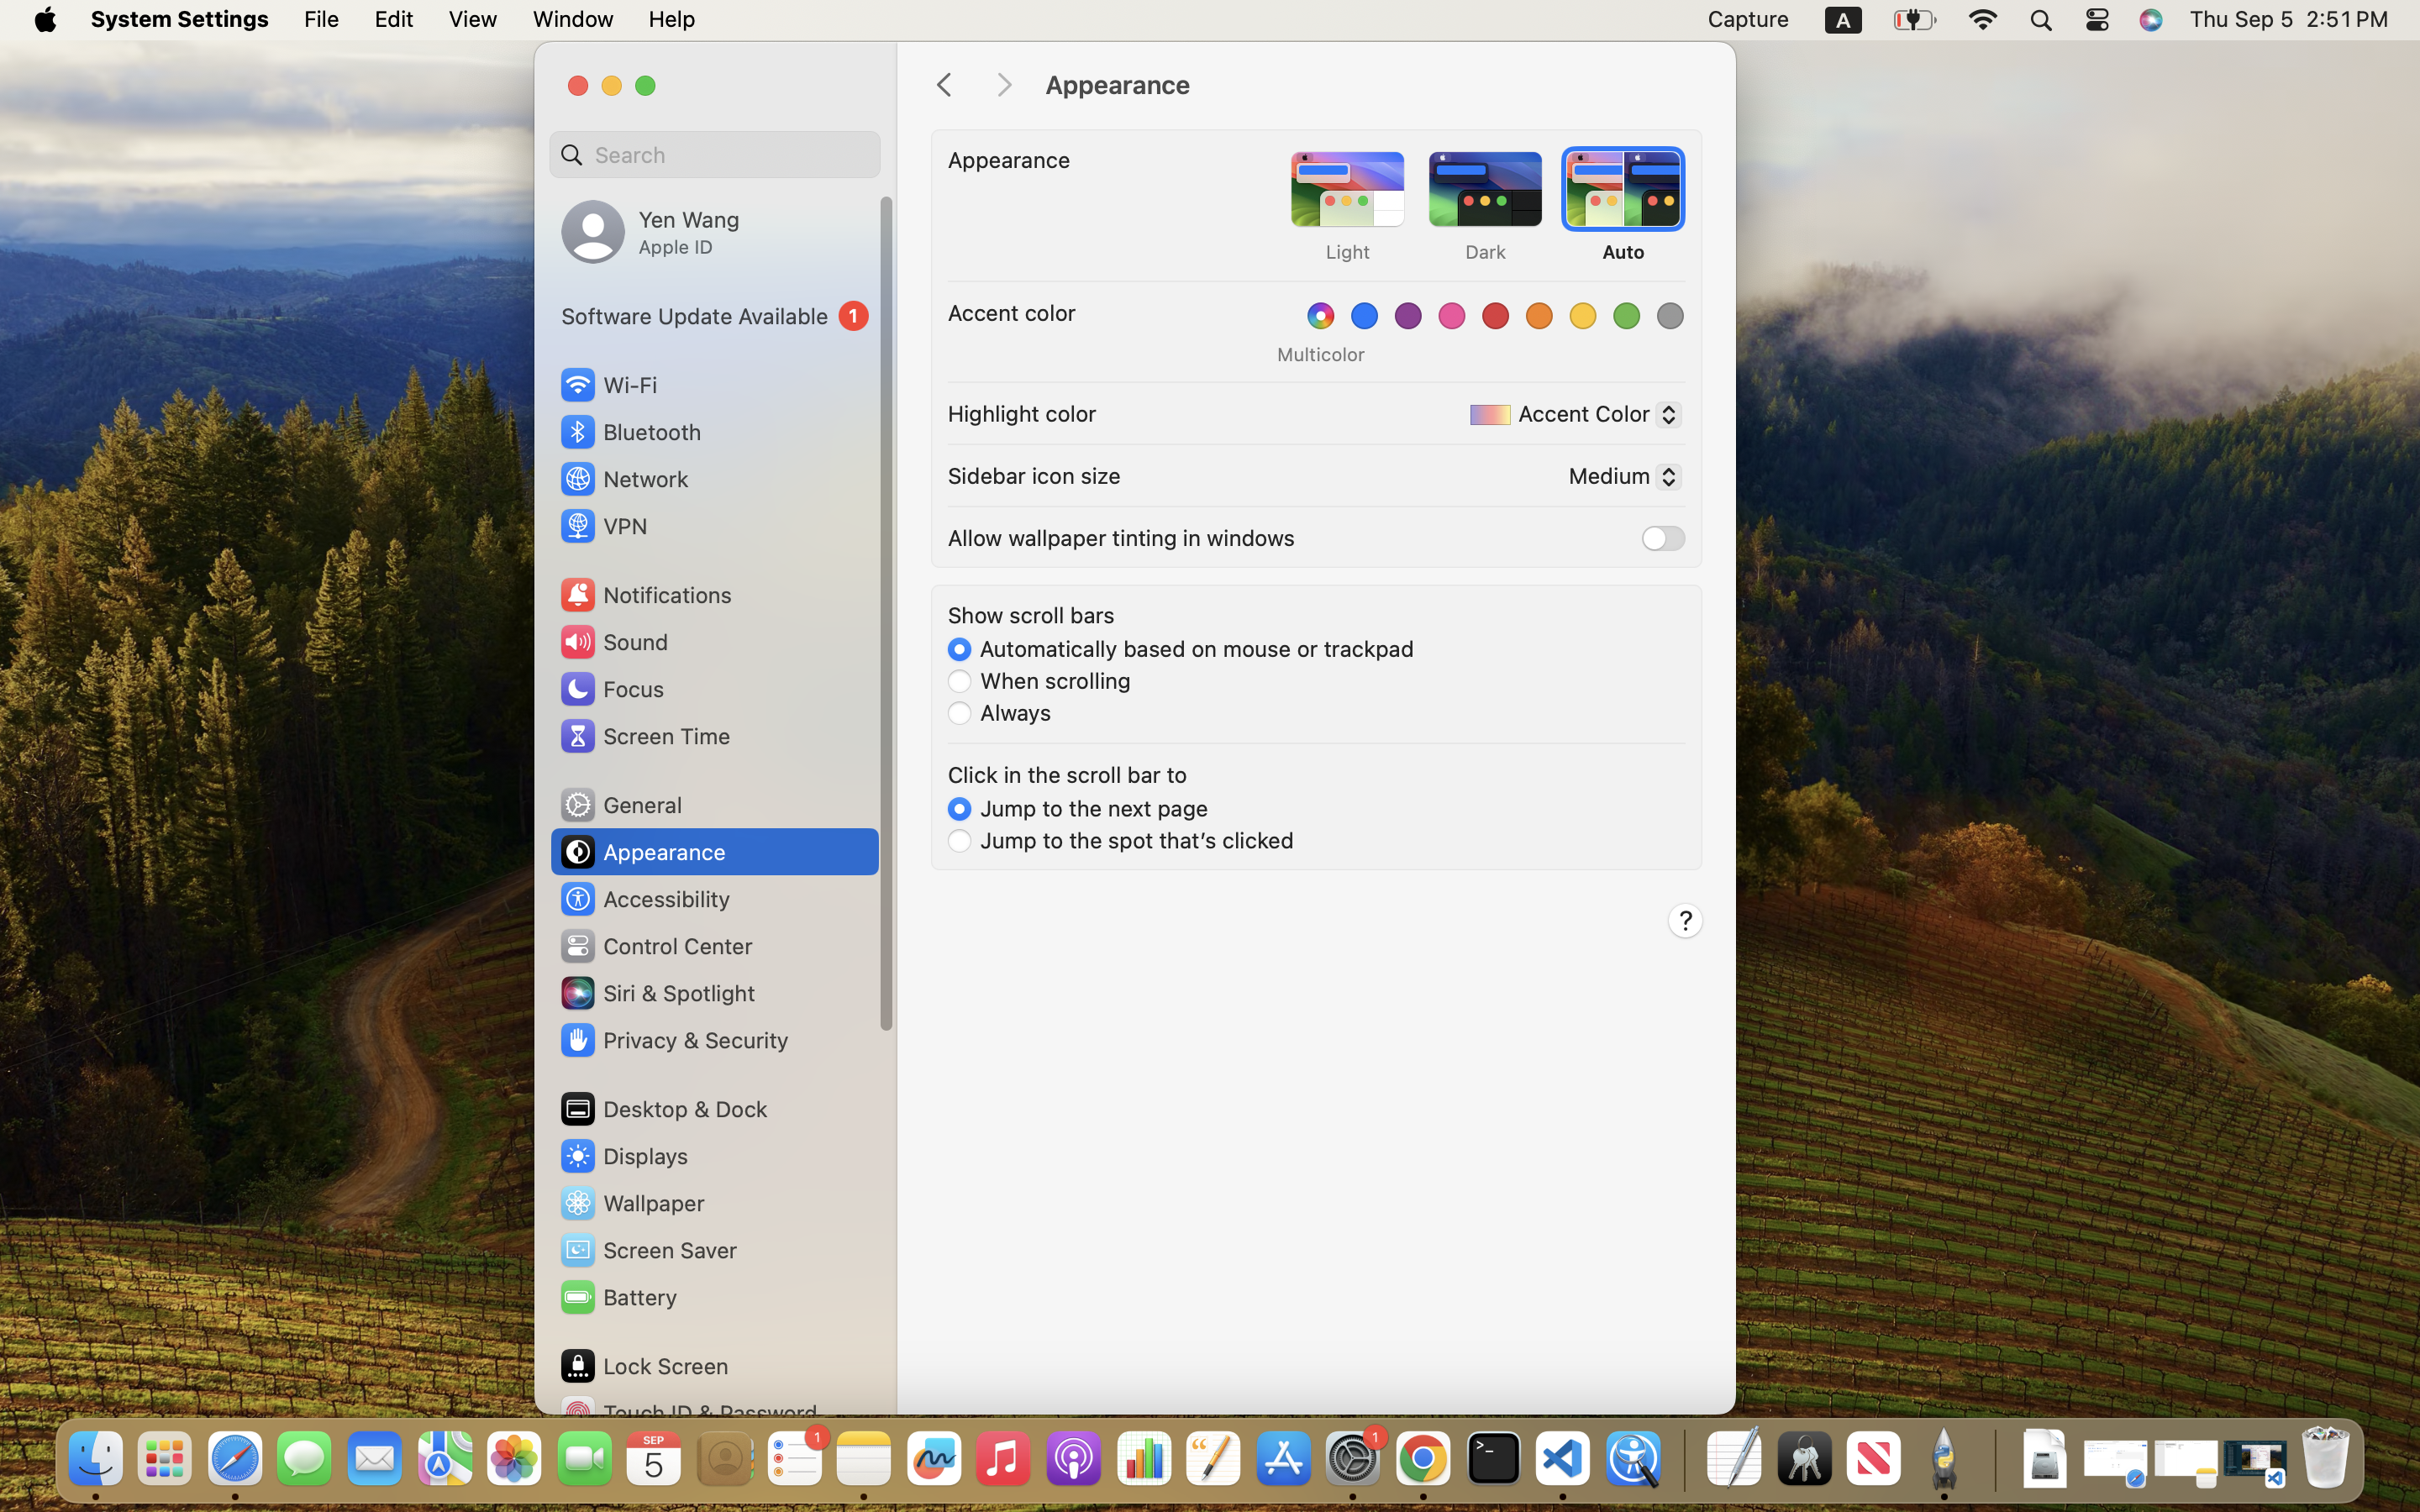 Image resolution: width=2420 pixels, height=1512 pixels. Describe the element at coordinates (650, 230) in the screenshot. I see `'Yen Wang, Apple ID'` at that location.